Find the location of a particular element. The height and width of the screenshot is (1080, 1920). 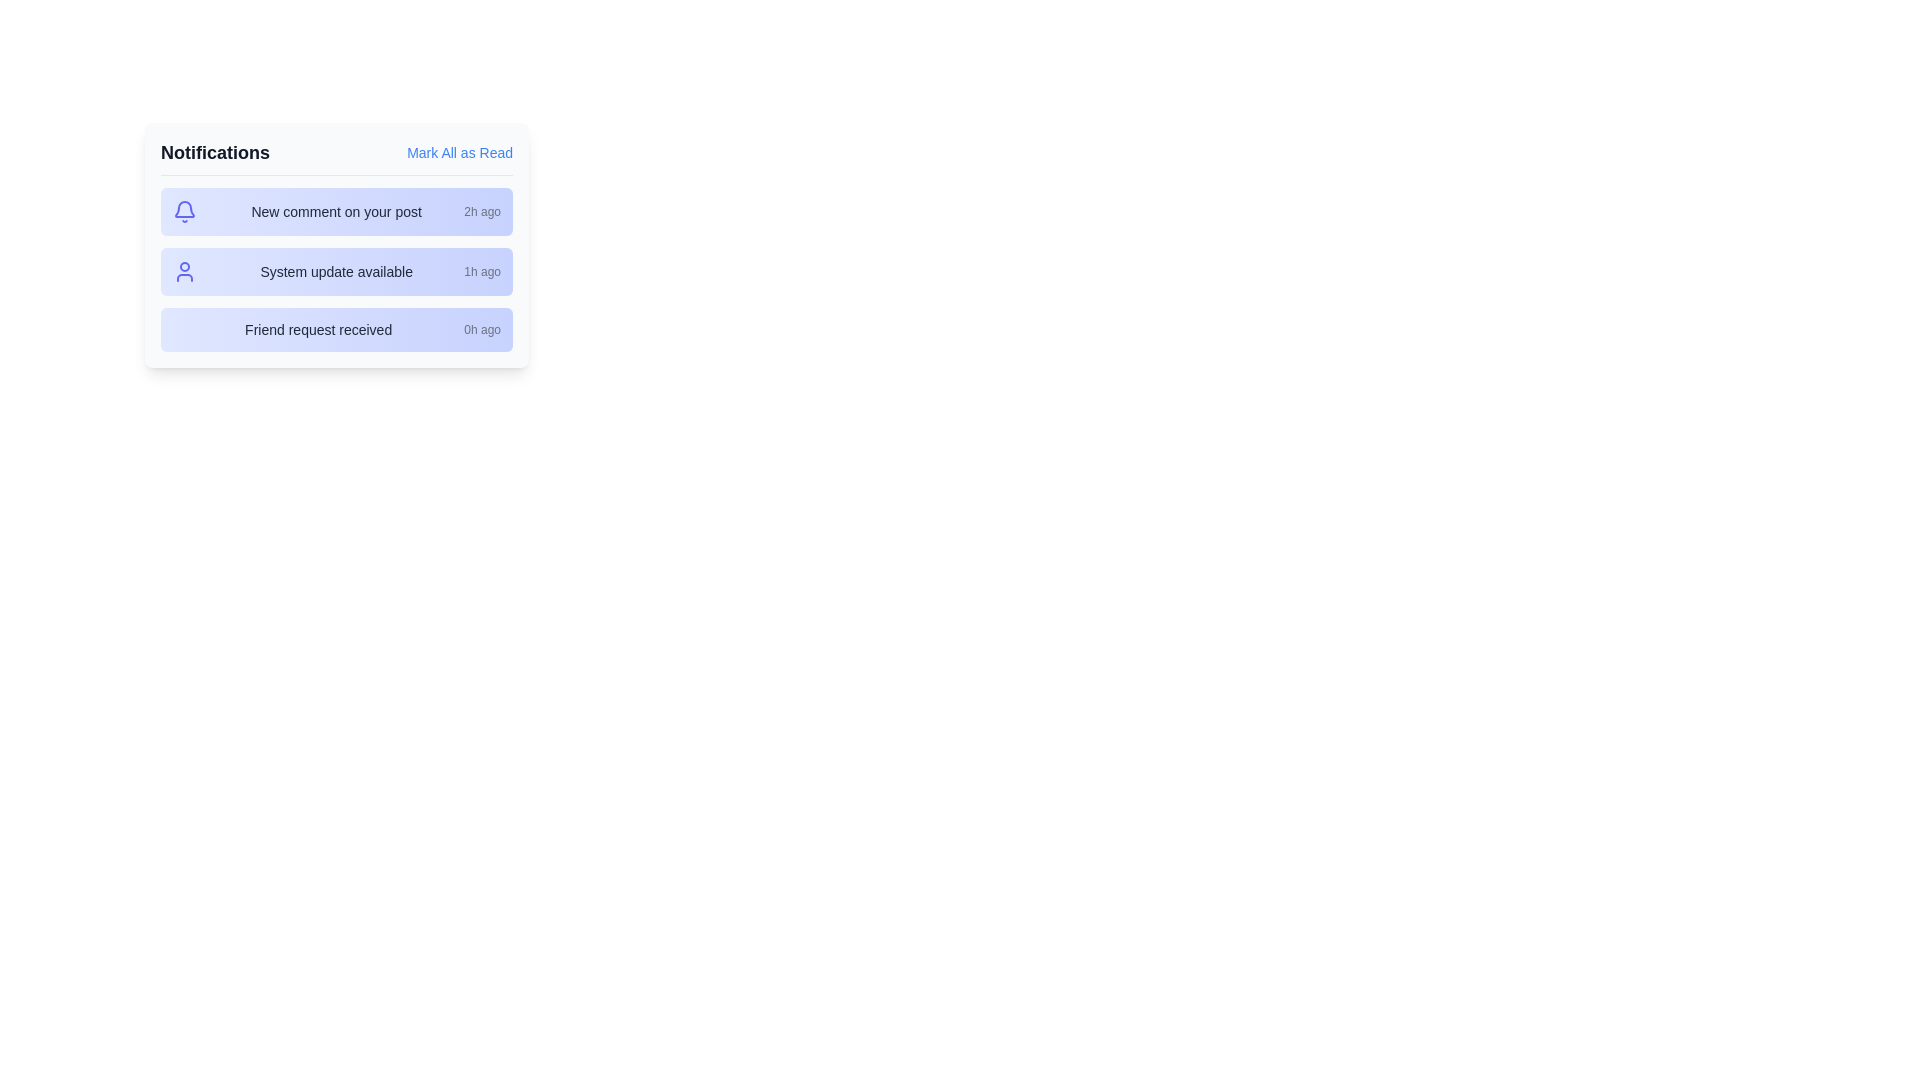

the time information displayed in the text label indicating when the notification 'System update available' was issued, located at the rightmost side of the second notification card in the notification panel is located at coordinates (482, 272).